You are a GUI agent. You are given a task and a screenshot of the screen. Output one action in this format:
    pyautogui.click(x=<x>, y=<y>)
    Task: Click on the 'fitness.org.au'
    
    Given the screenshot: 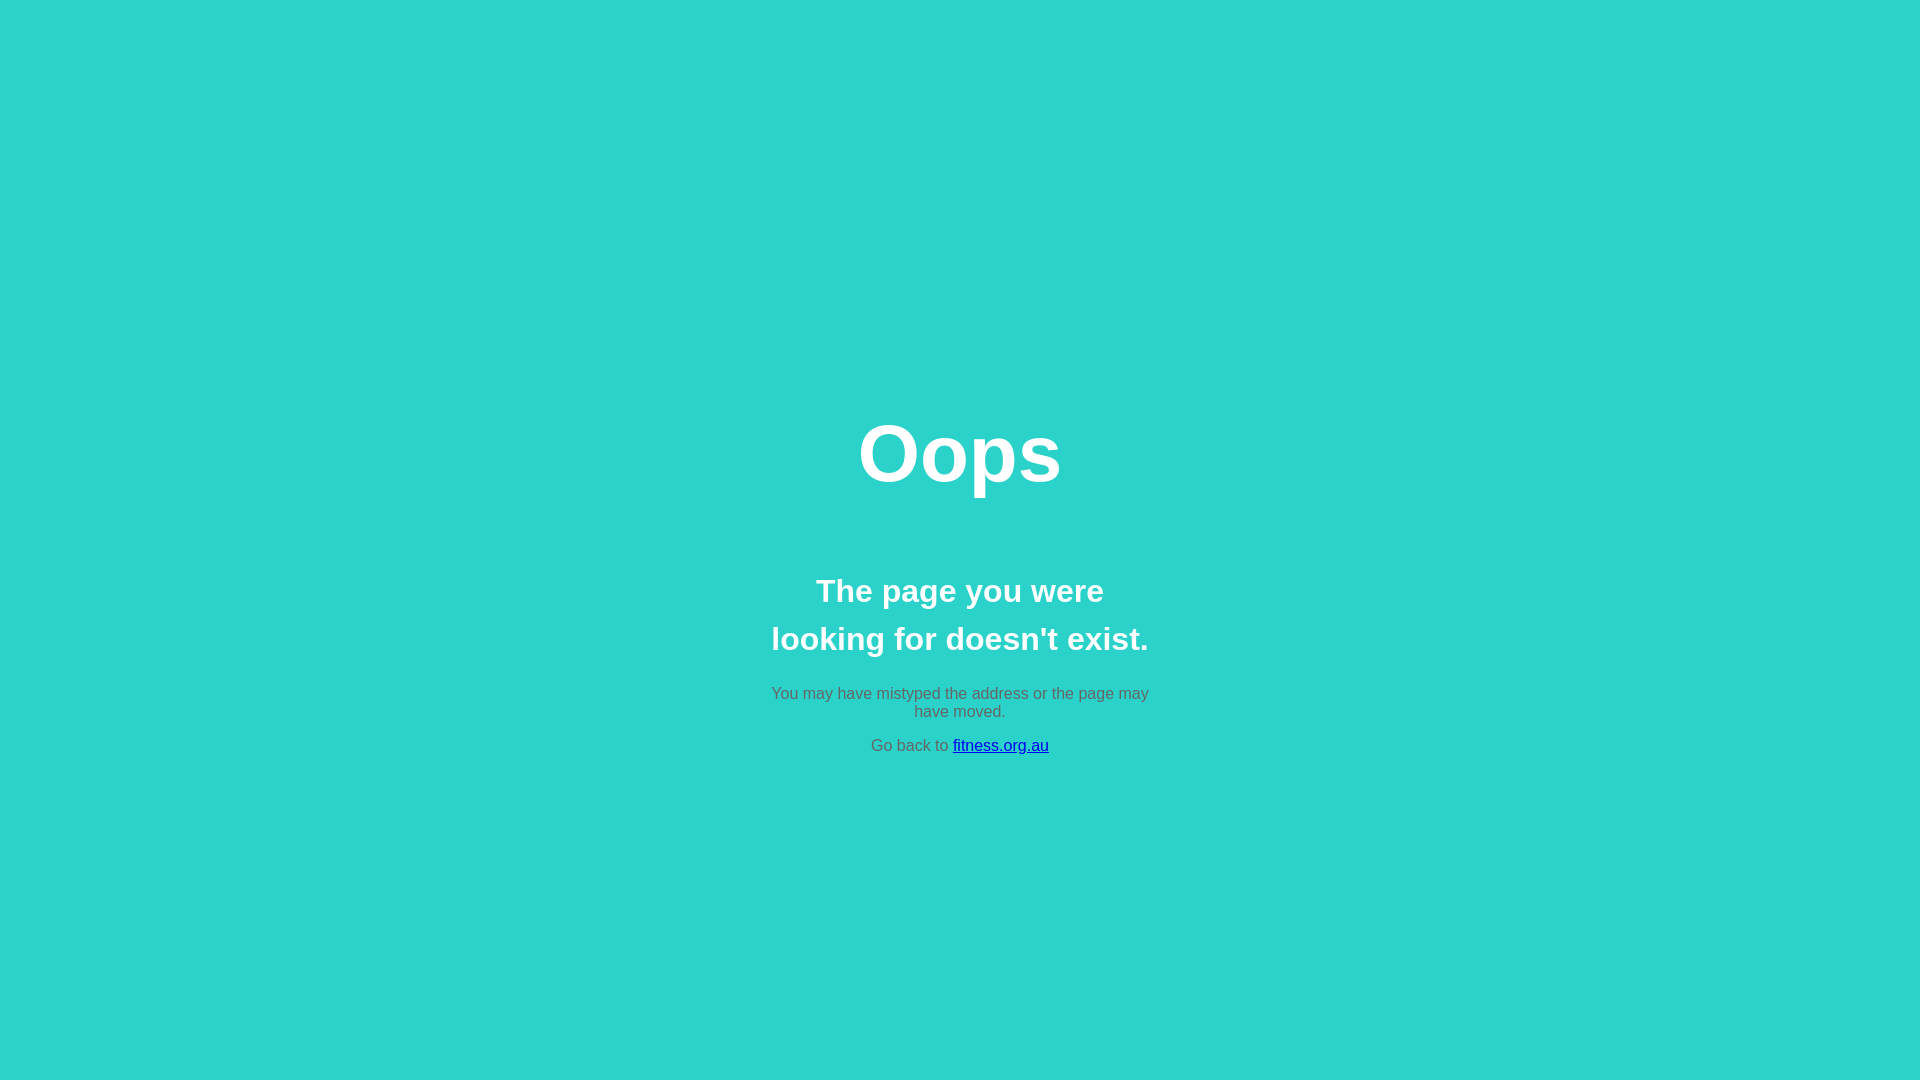 What is the action you would take?
    pyautogui.click(x=1001, y=745)
    